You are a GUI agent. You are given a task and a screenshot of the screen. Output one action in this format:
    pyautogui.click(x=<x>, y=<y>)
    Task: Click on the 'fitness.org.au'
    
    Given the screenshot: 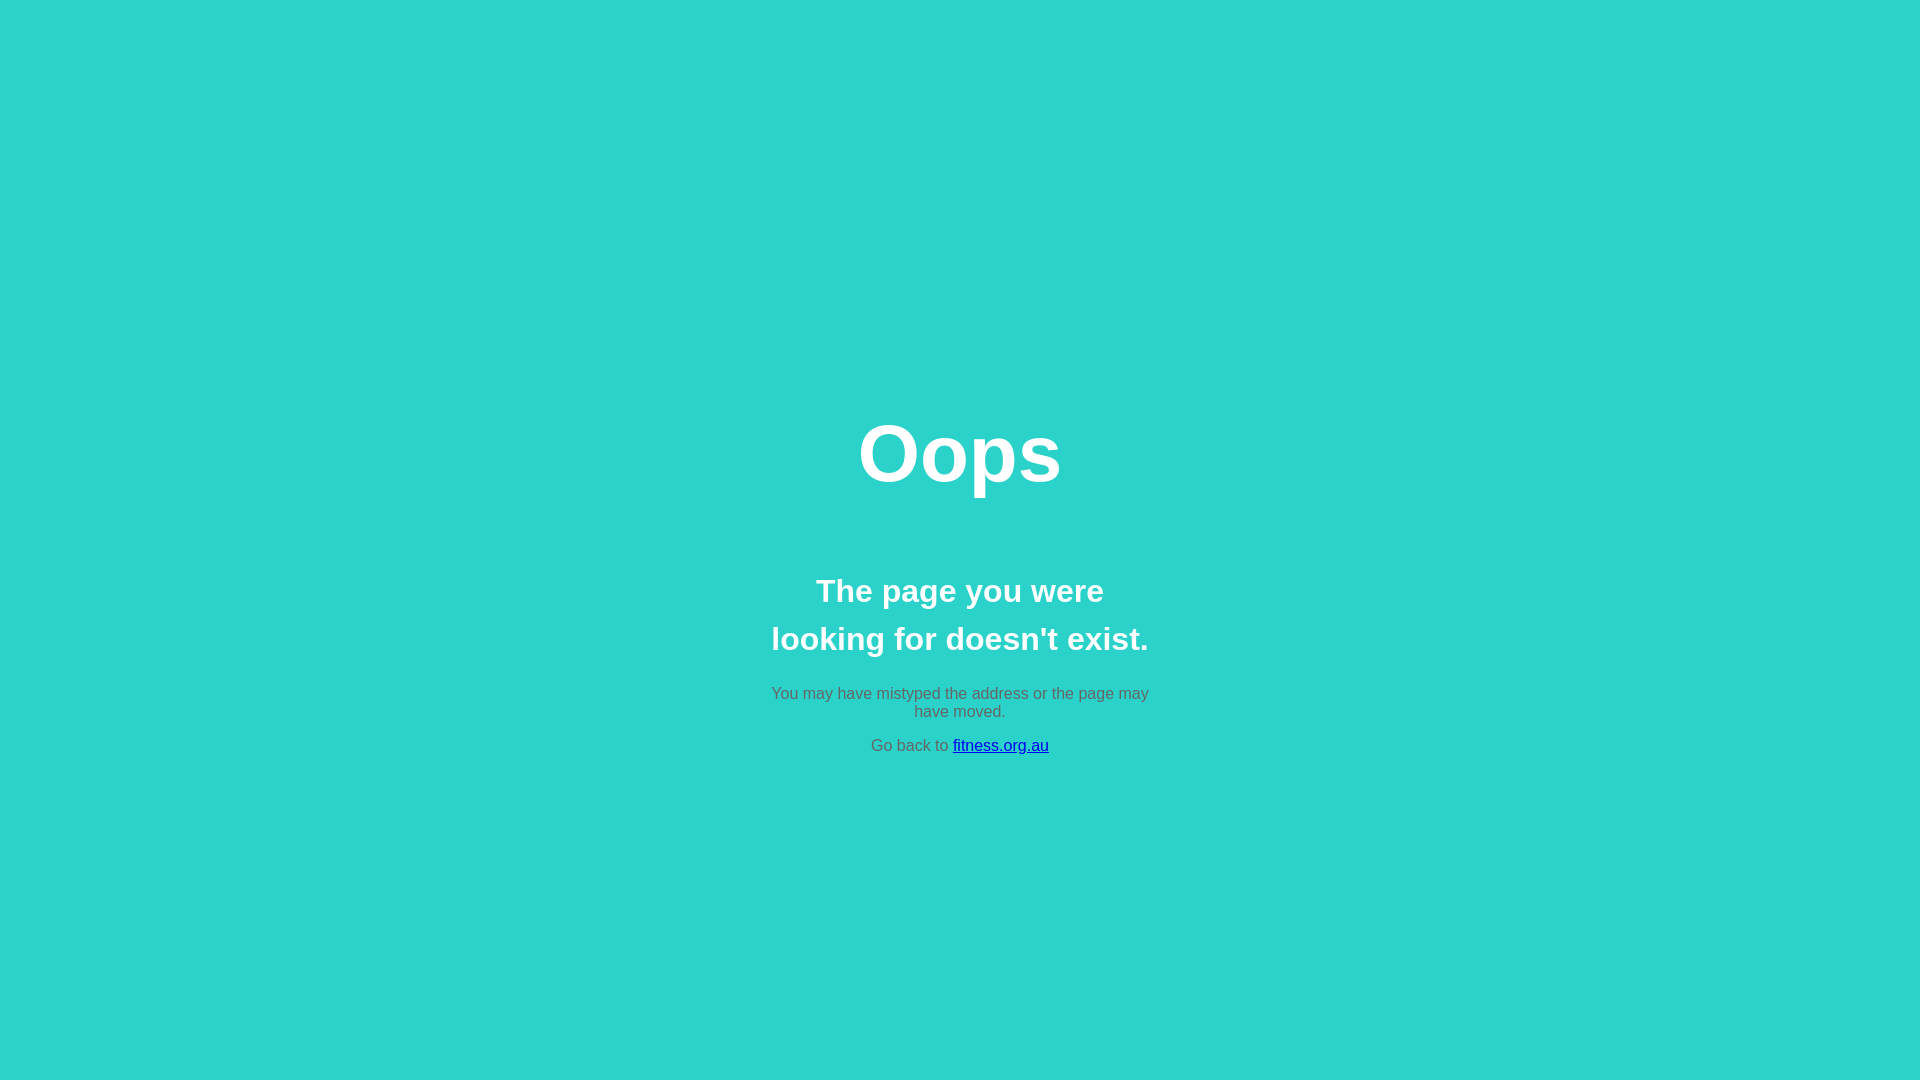 What is the action you would take?
    pyautogui.click(x=1001, y=745)
    